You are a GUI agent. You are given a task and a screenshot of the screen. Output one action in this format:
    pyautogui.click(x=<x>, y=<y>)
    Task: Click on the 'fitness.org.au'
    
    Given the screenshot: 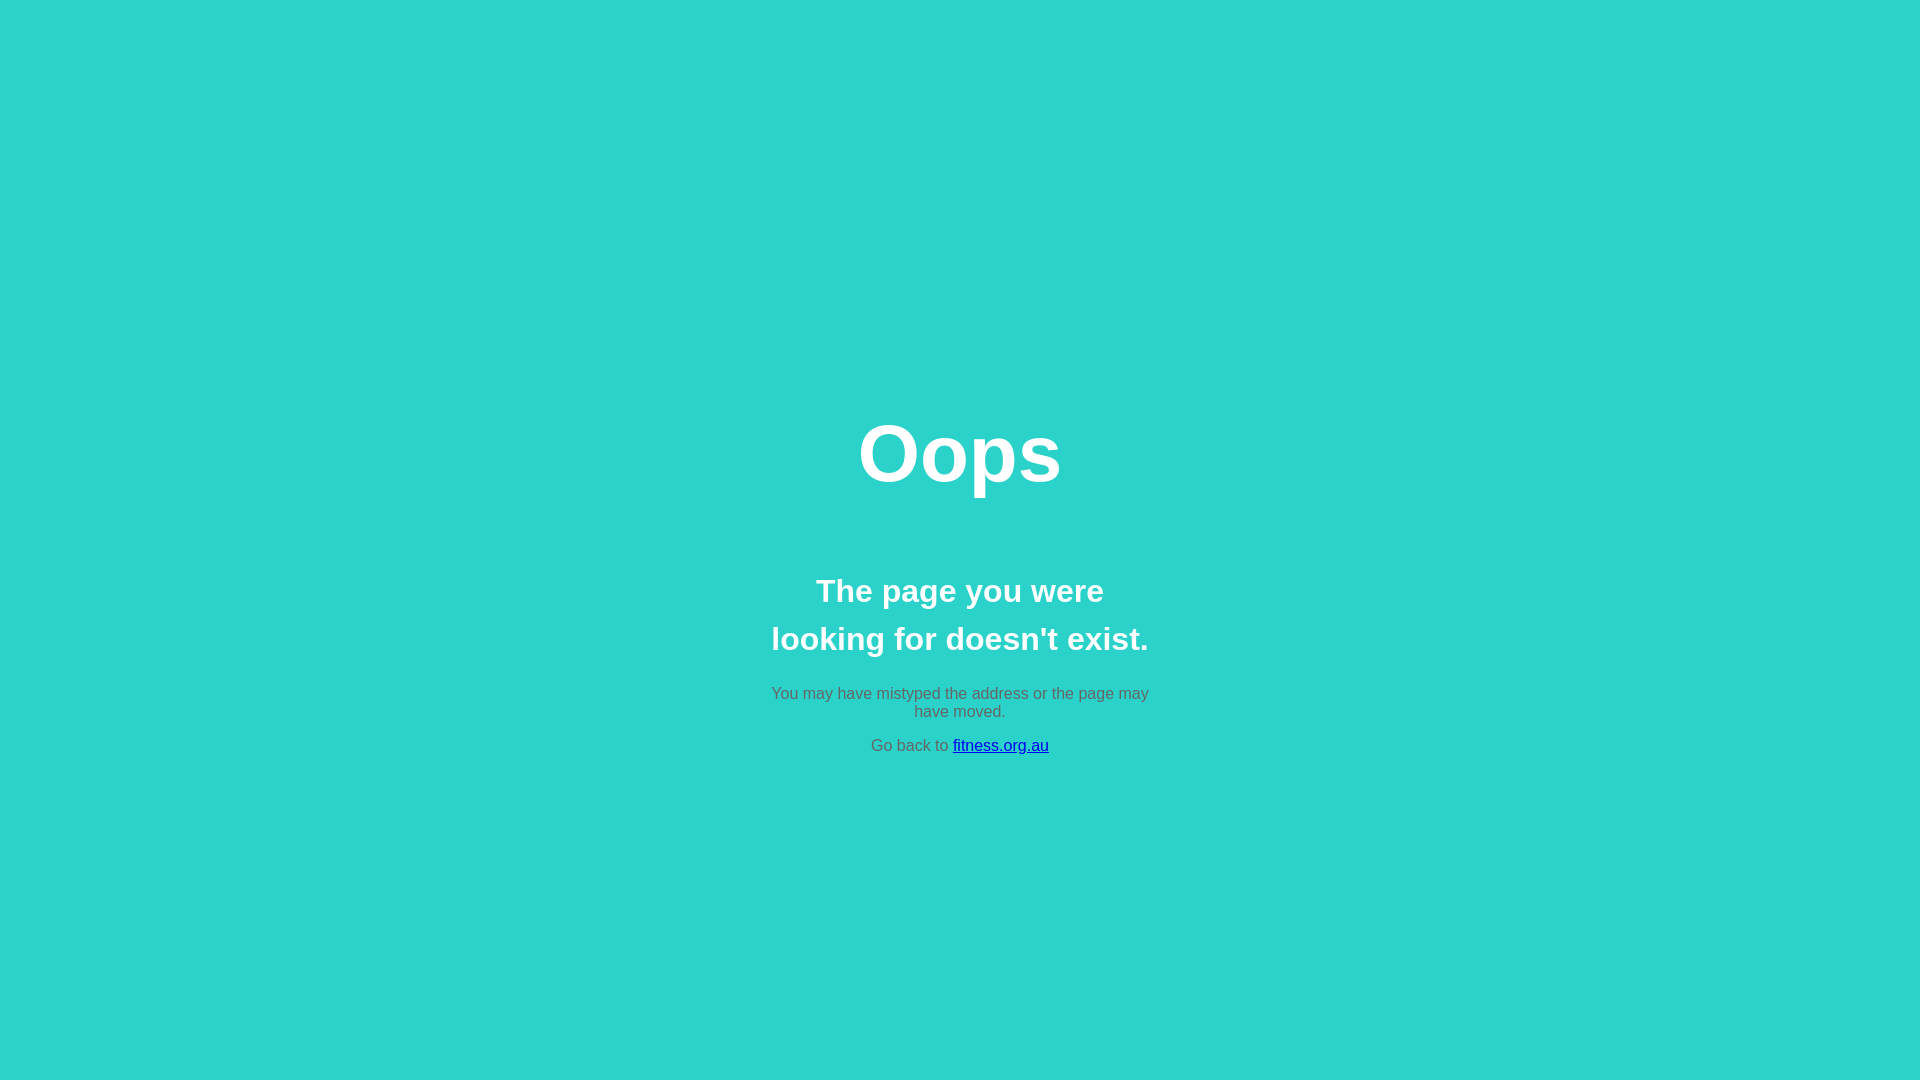 What is the action you would take?
    pyautogui.click(x=1001, y=745)
    